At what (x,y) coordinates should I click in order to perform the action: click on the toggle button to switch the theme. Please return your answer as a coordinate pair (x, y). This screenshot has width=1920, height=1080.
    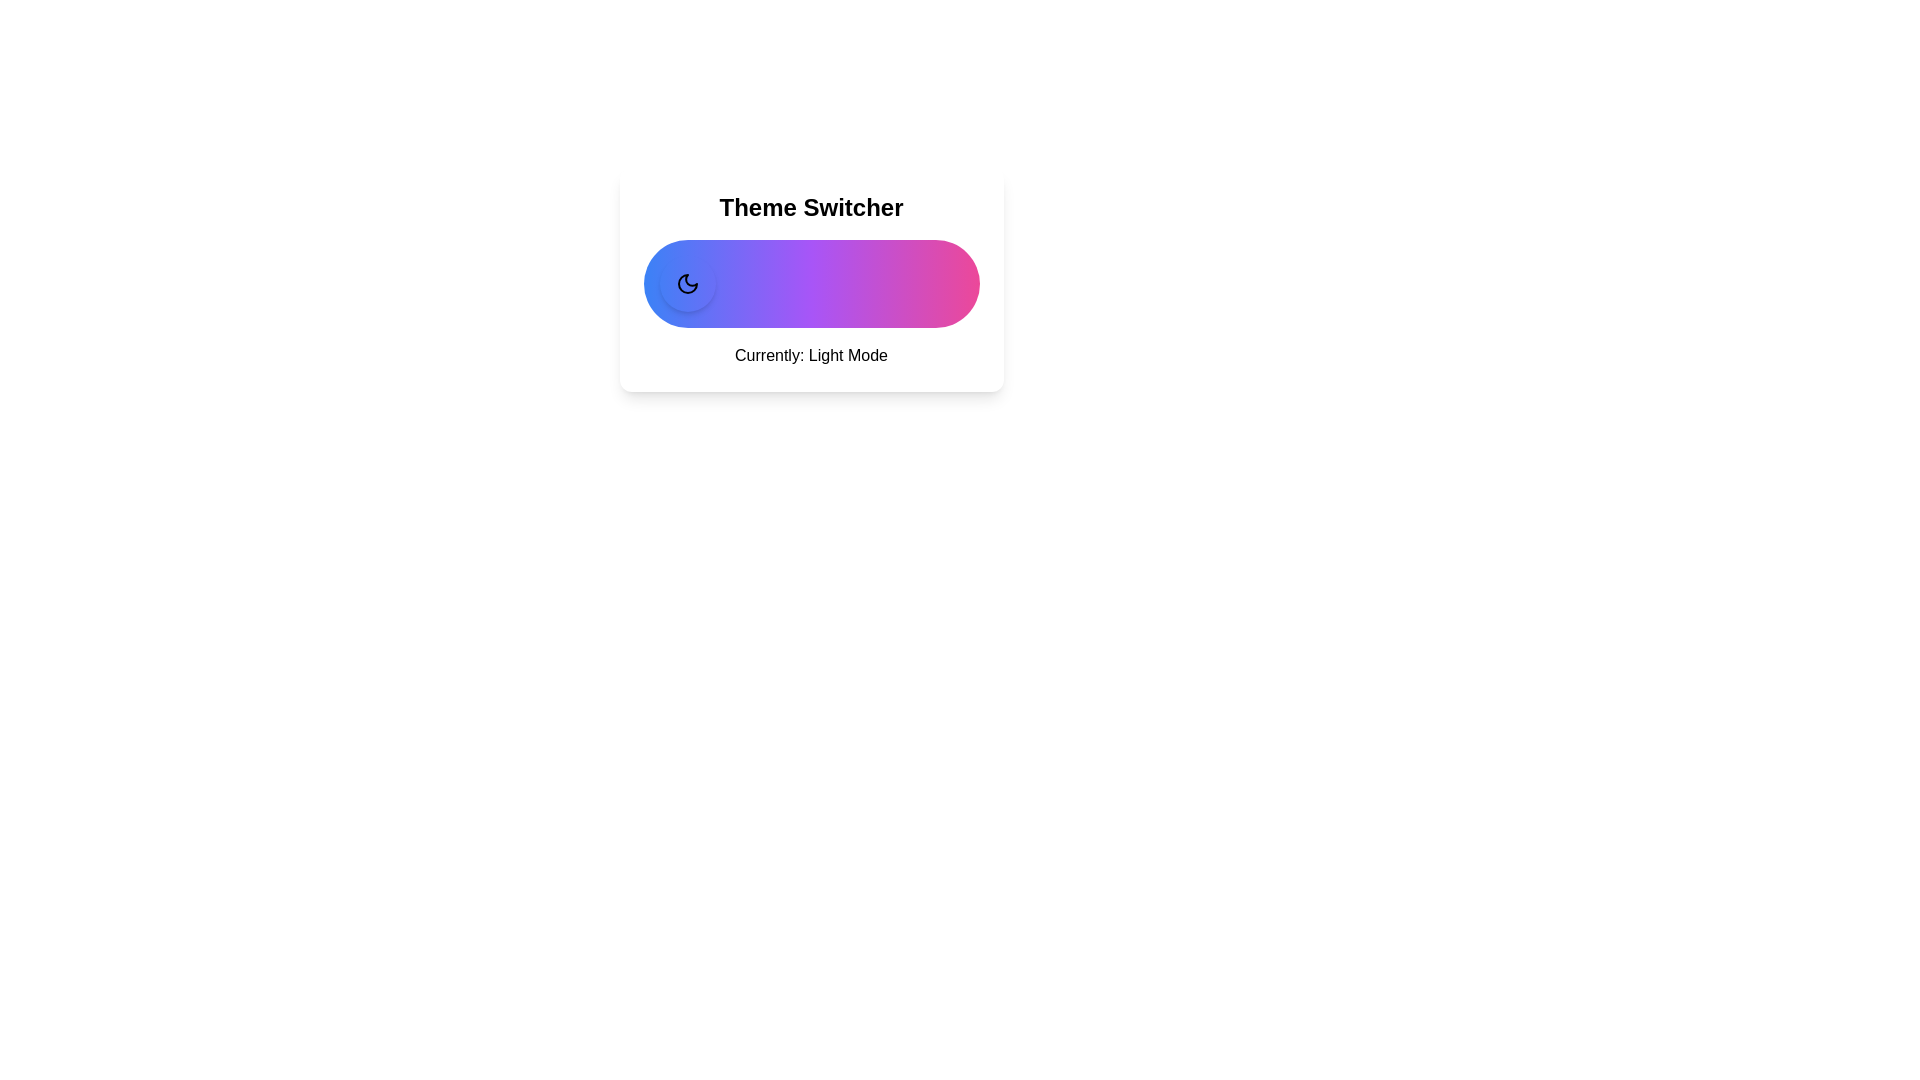
    Looking at the image, I should click on (687, 284).